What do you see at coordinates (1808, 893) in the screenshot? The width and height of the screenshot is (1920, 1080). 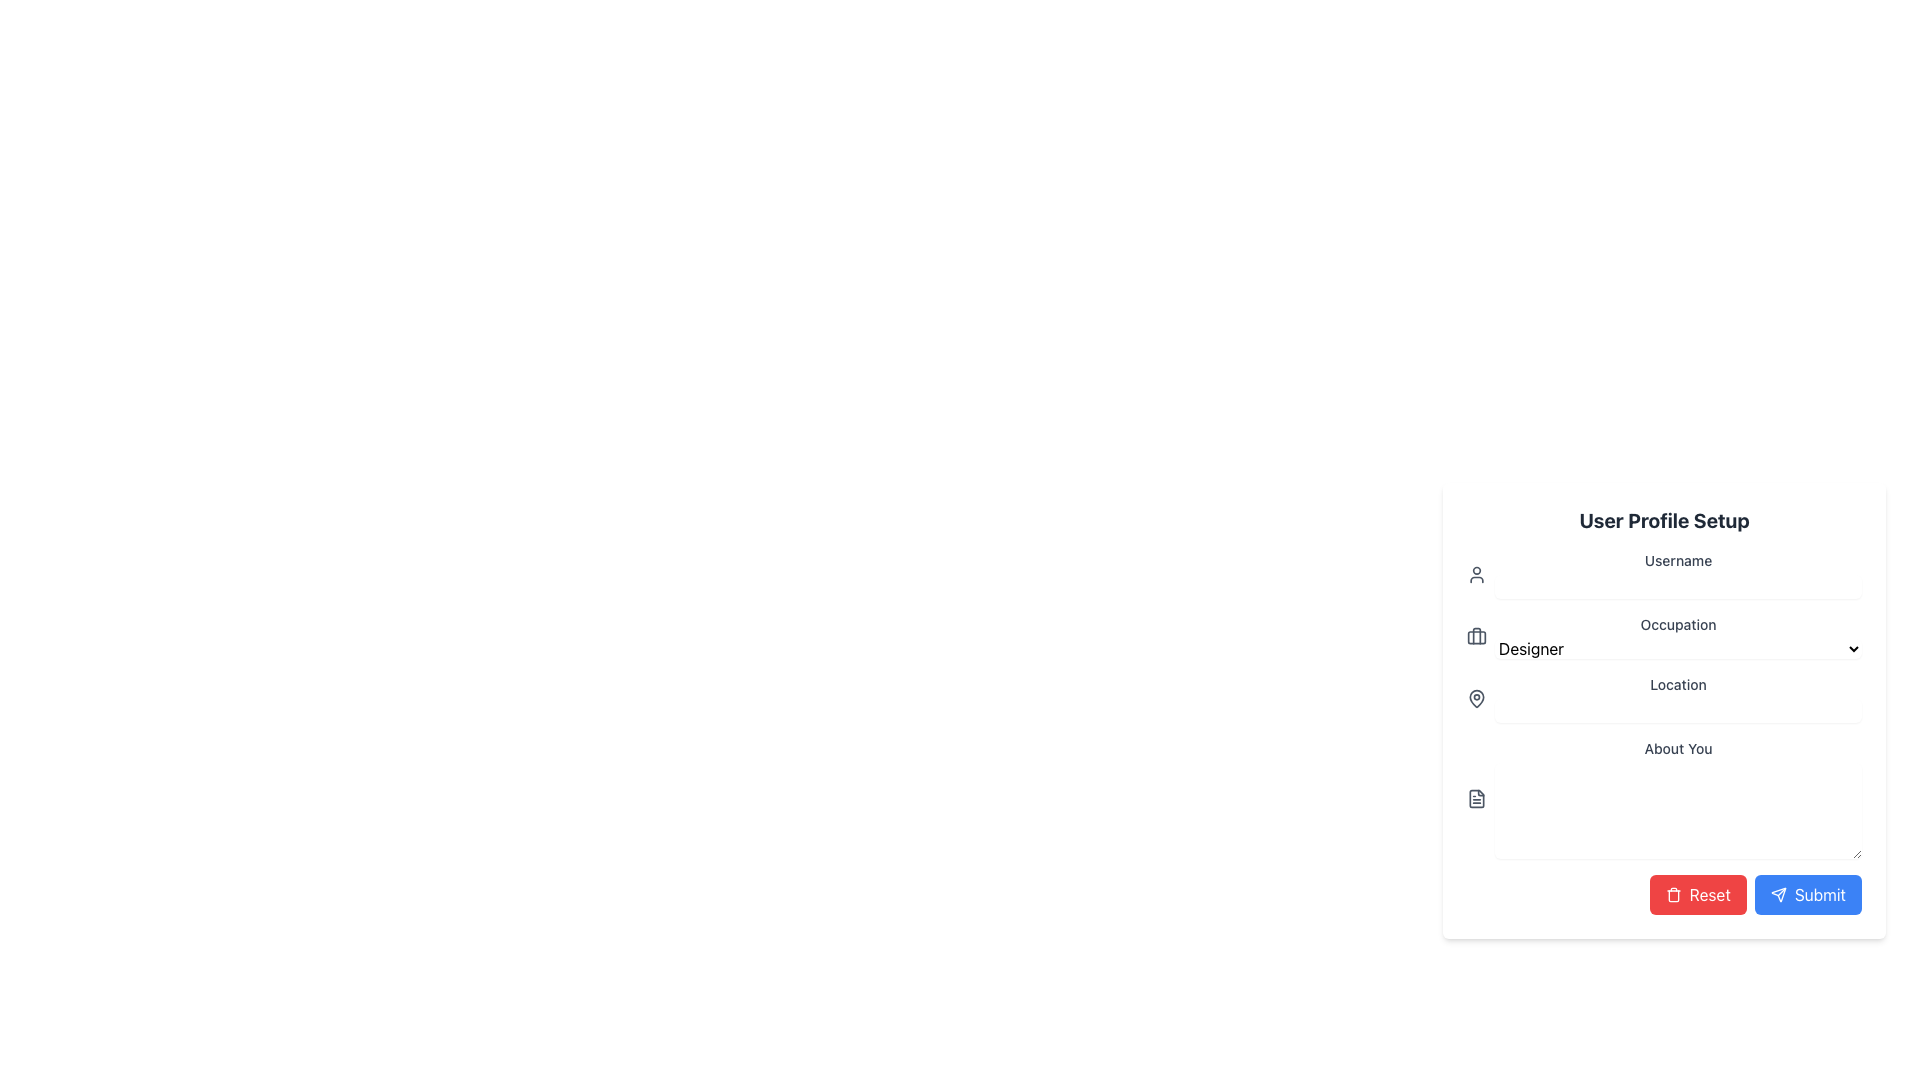 I see `the 'Submit' button with rounded corners, blue background, and white text for keyboard interaction` at bounding box center [1808, 893].